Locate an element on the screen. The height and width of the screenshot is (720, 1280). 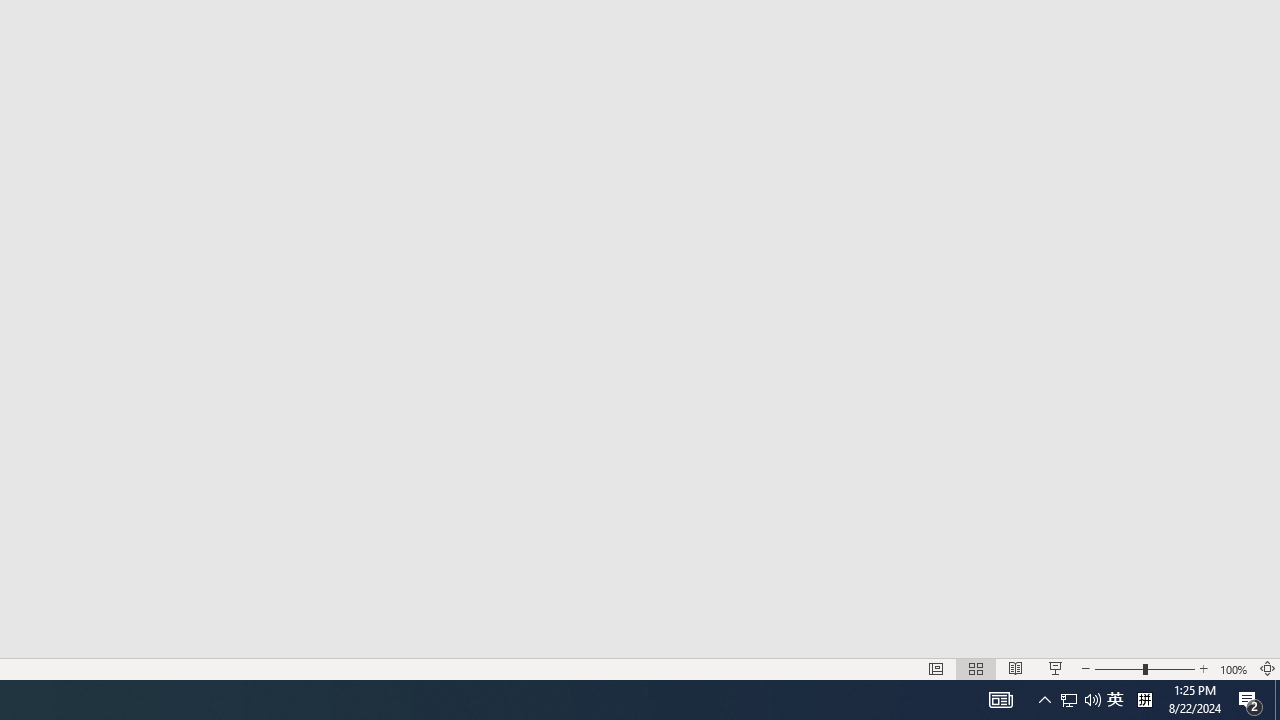
'Normal' is located at coordinates (935, 669).